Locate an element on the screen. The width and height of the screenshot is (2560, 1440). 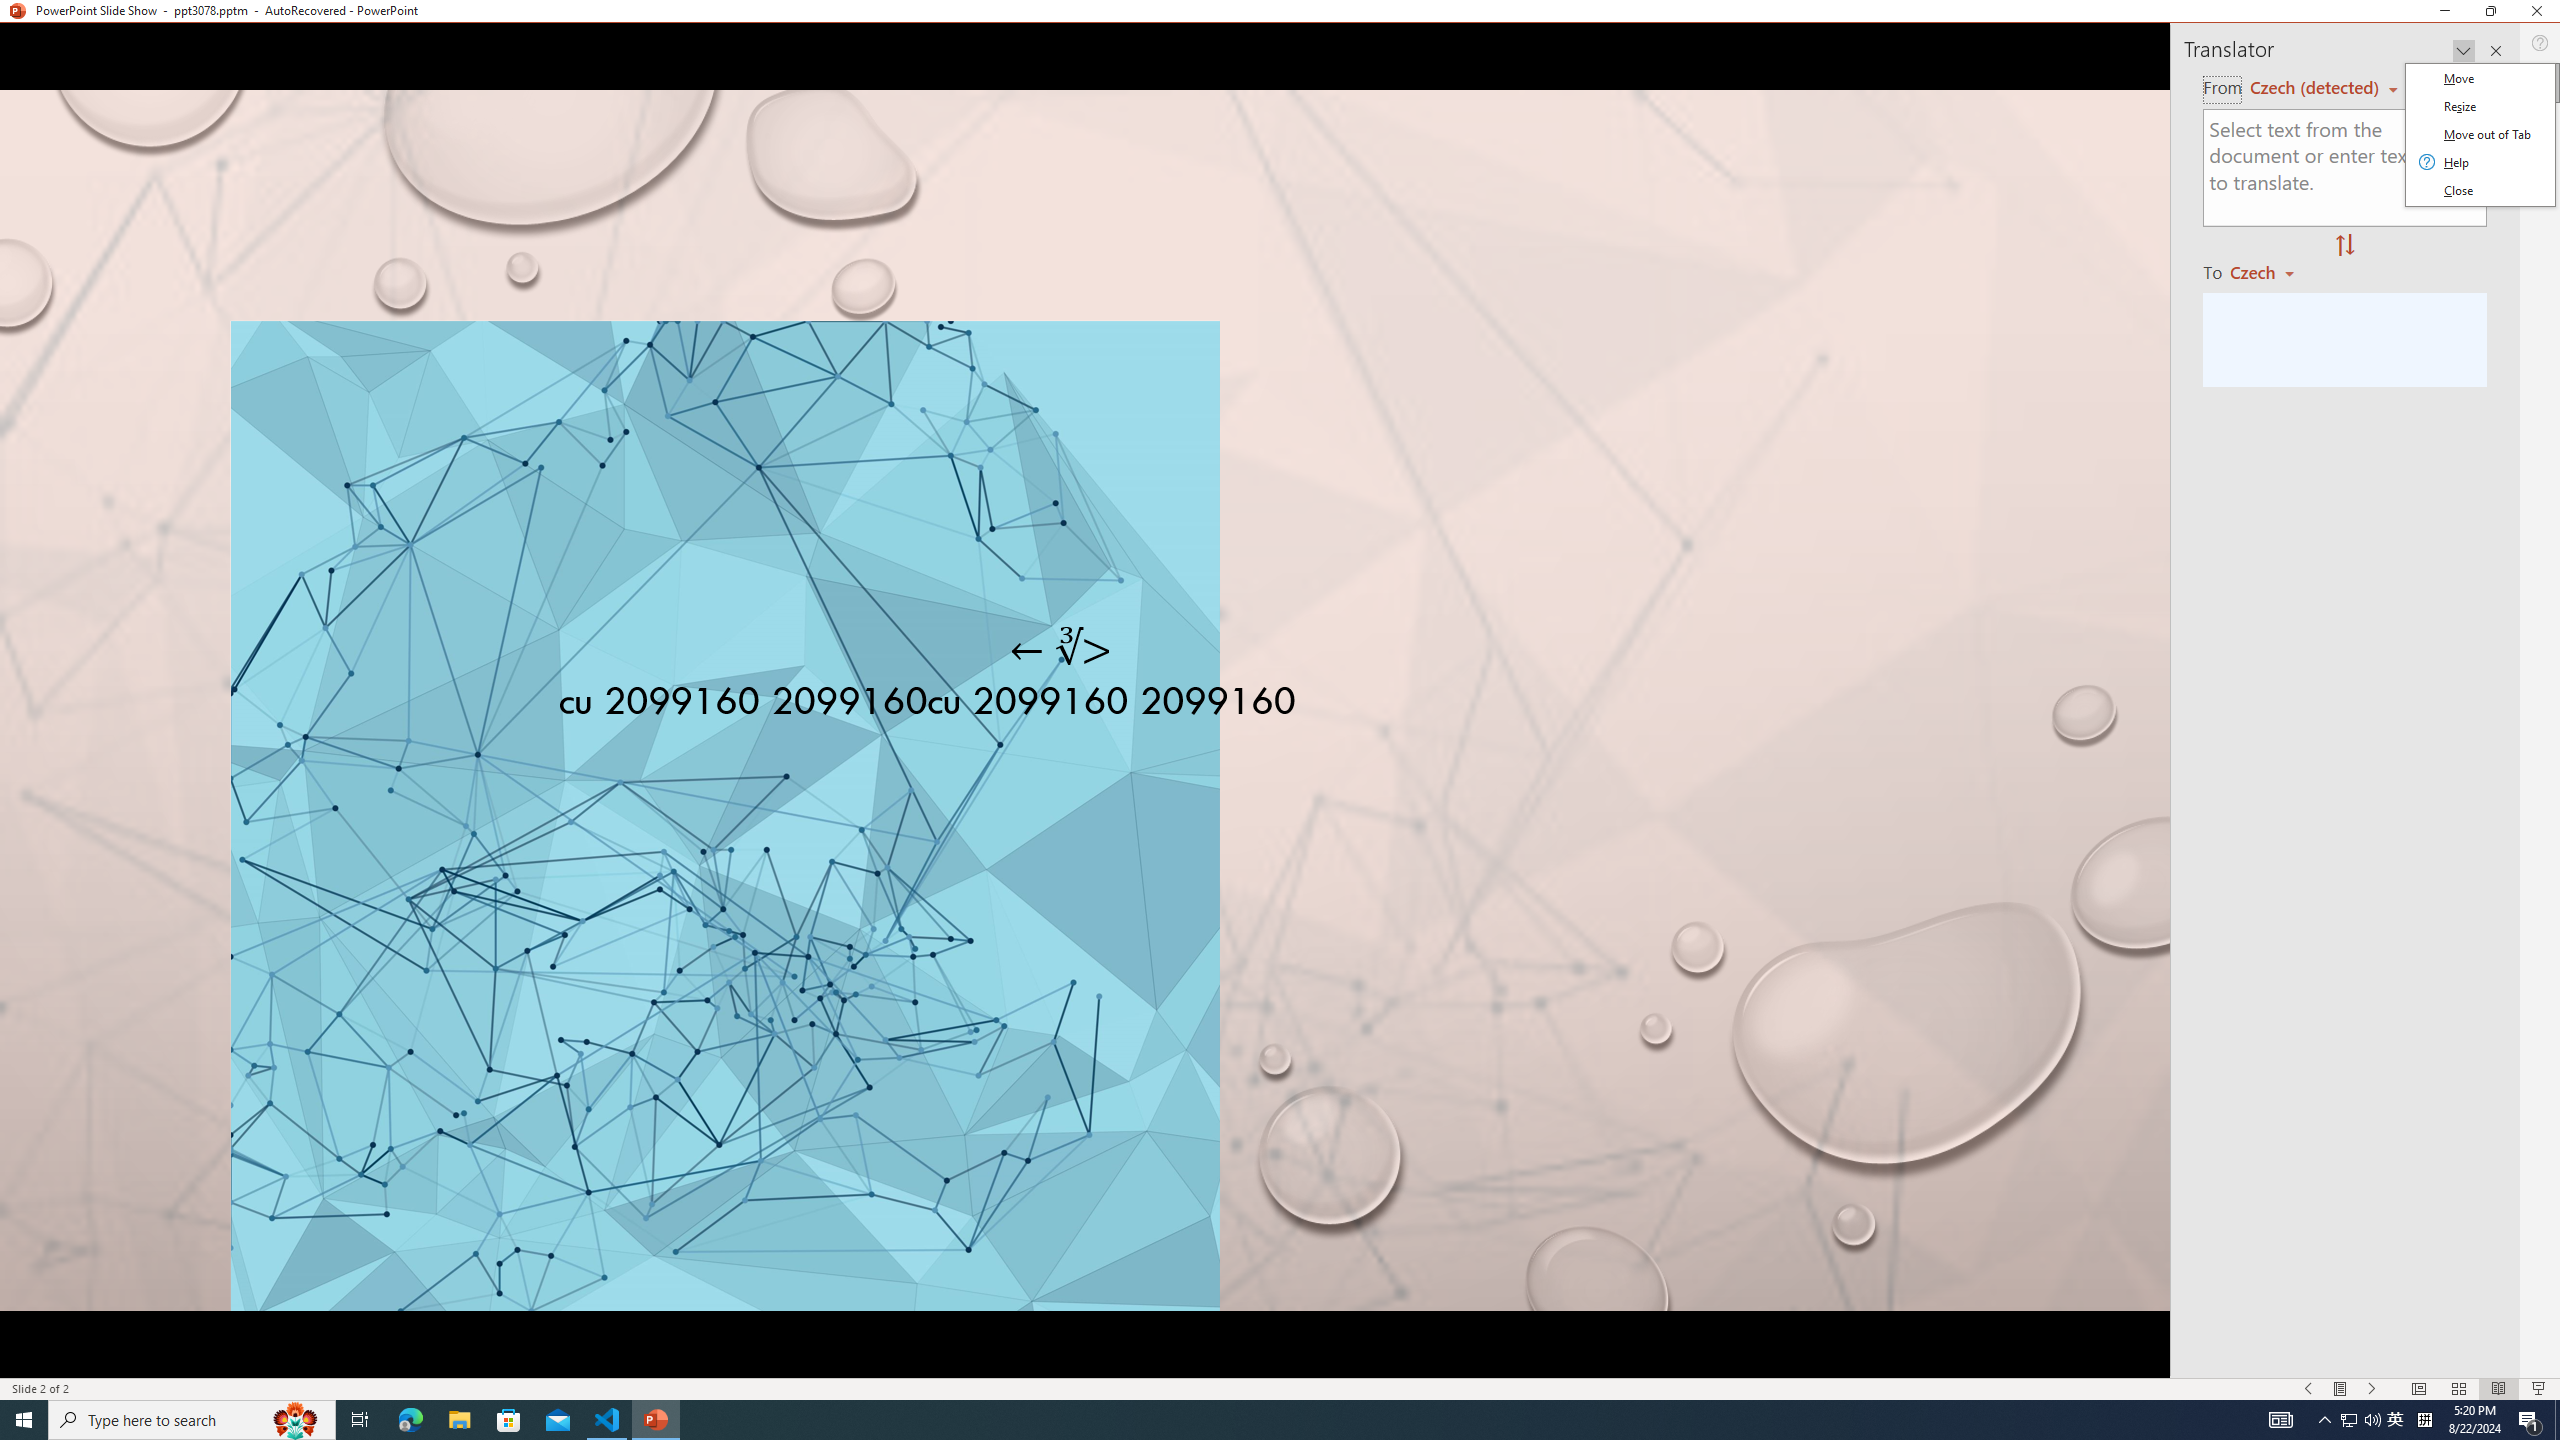
'Menu On' is located at coordinates (2340, 1389).